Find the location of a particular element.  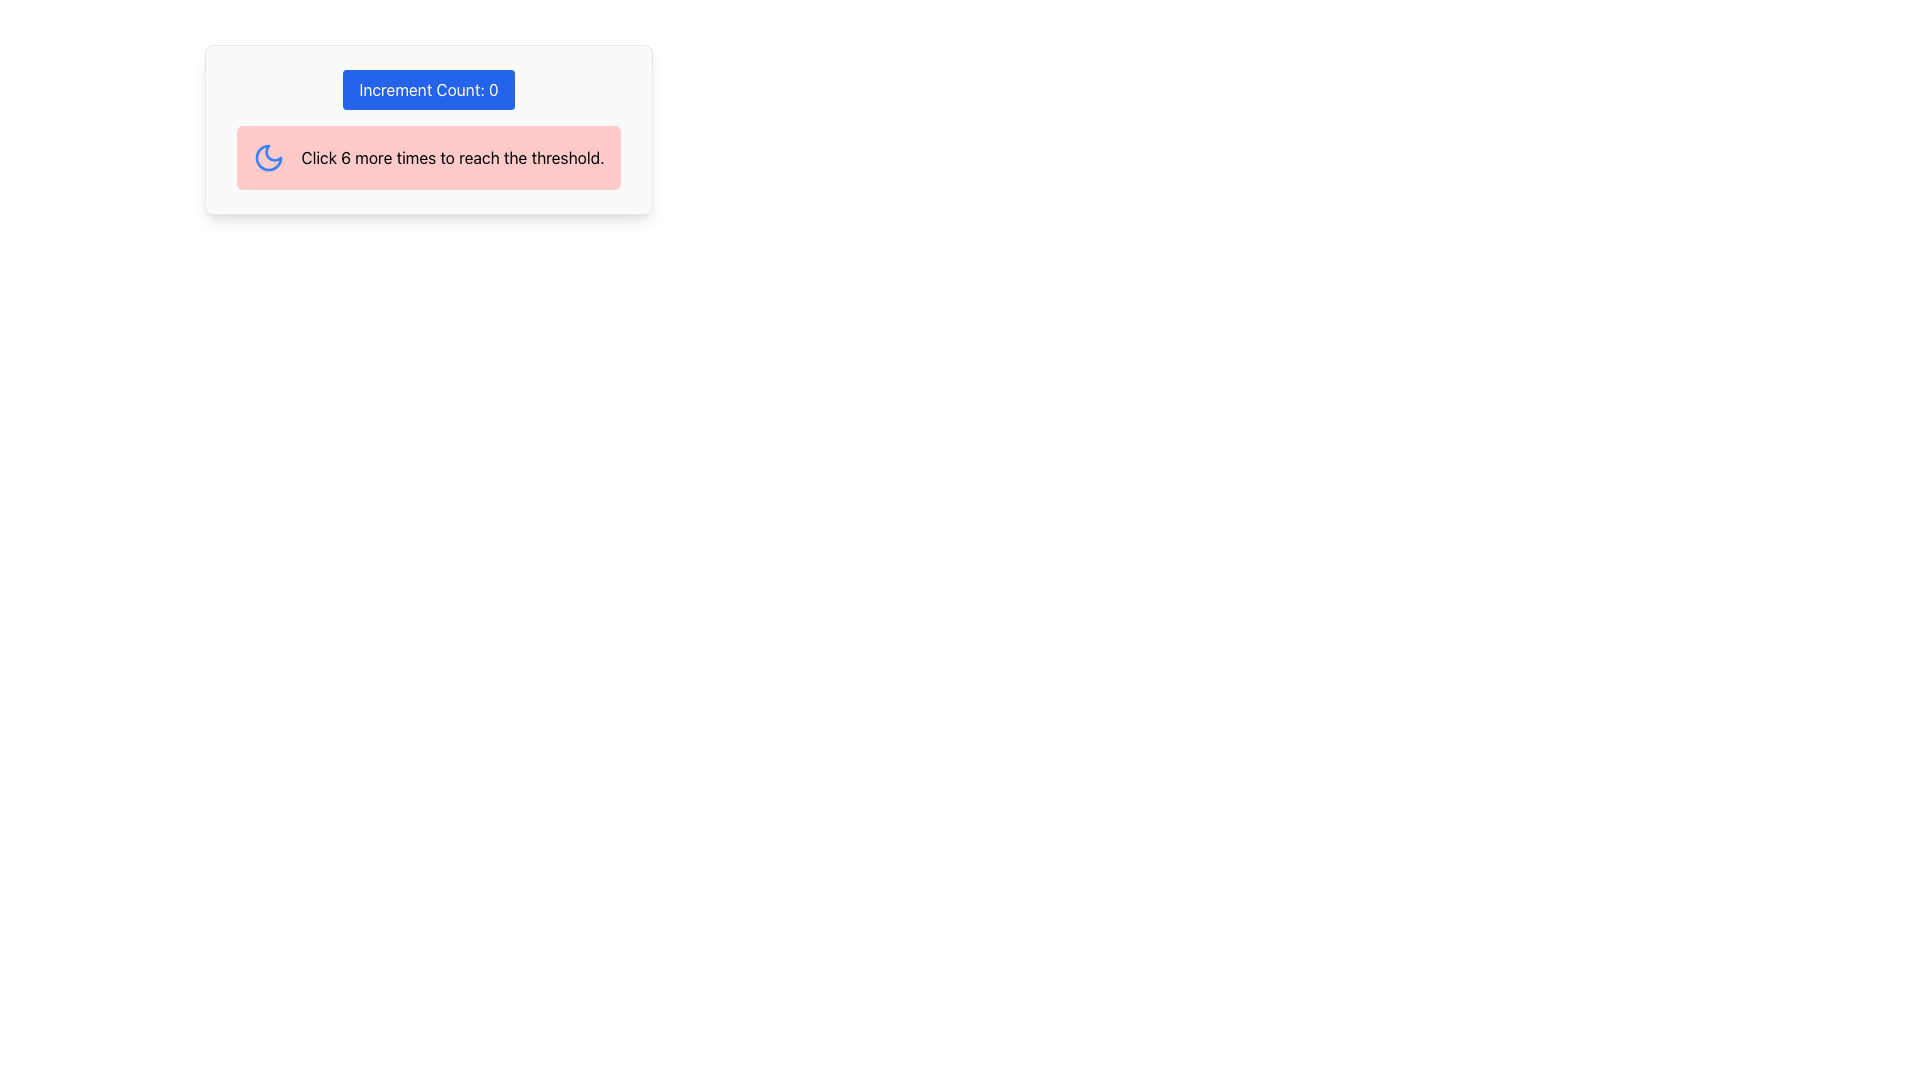

the decorative moon-themed icon located near the top-left corner of the rectangular section with a blue-label widget and a pink notification area is located at coordinates (268, 157).